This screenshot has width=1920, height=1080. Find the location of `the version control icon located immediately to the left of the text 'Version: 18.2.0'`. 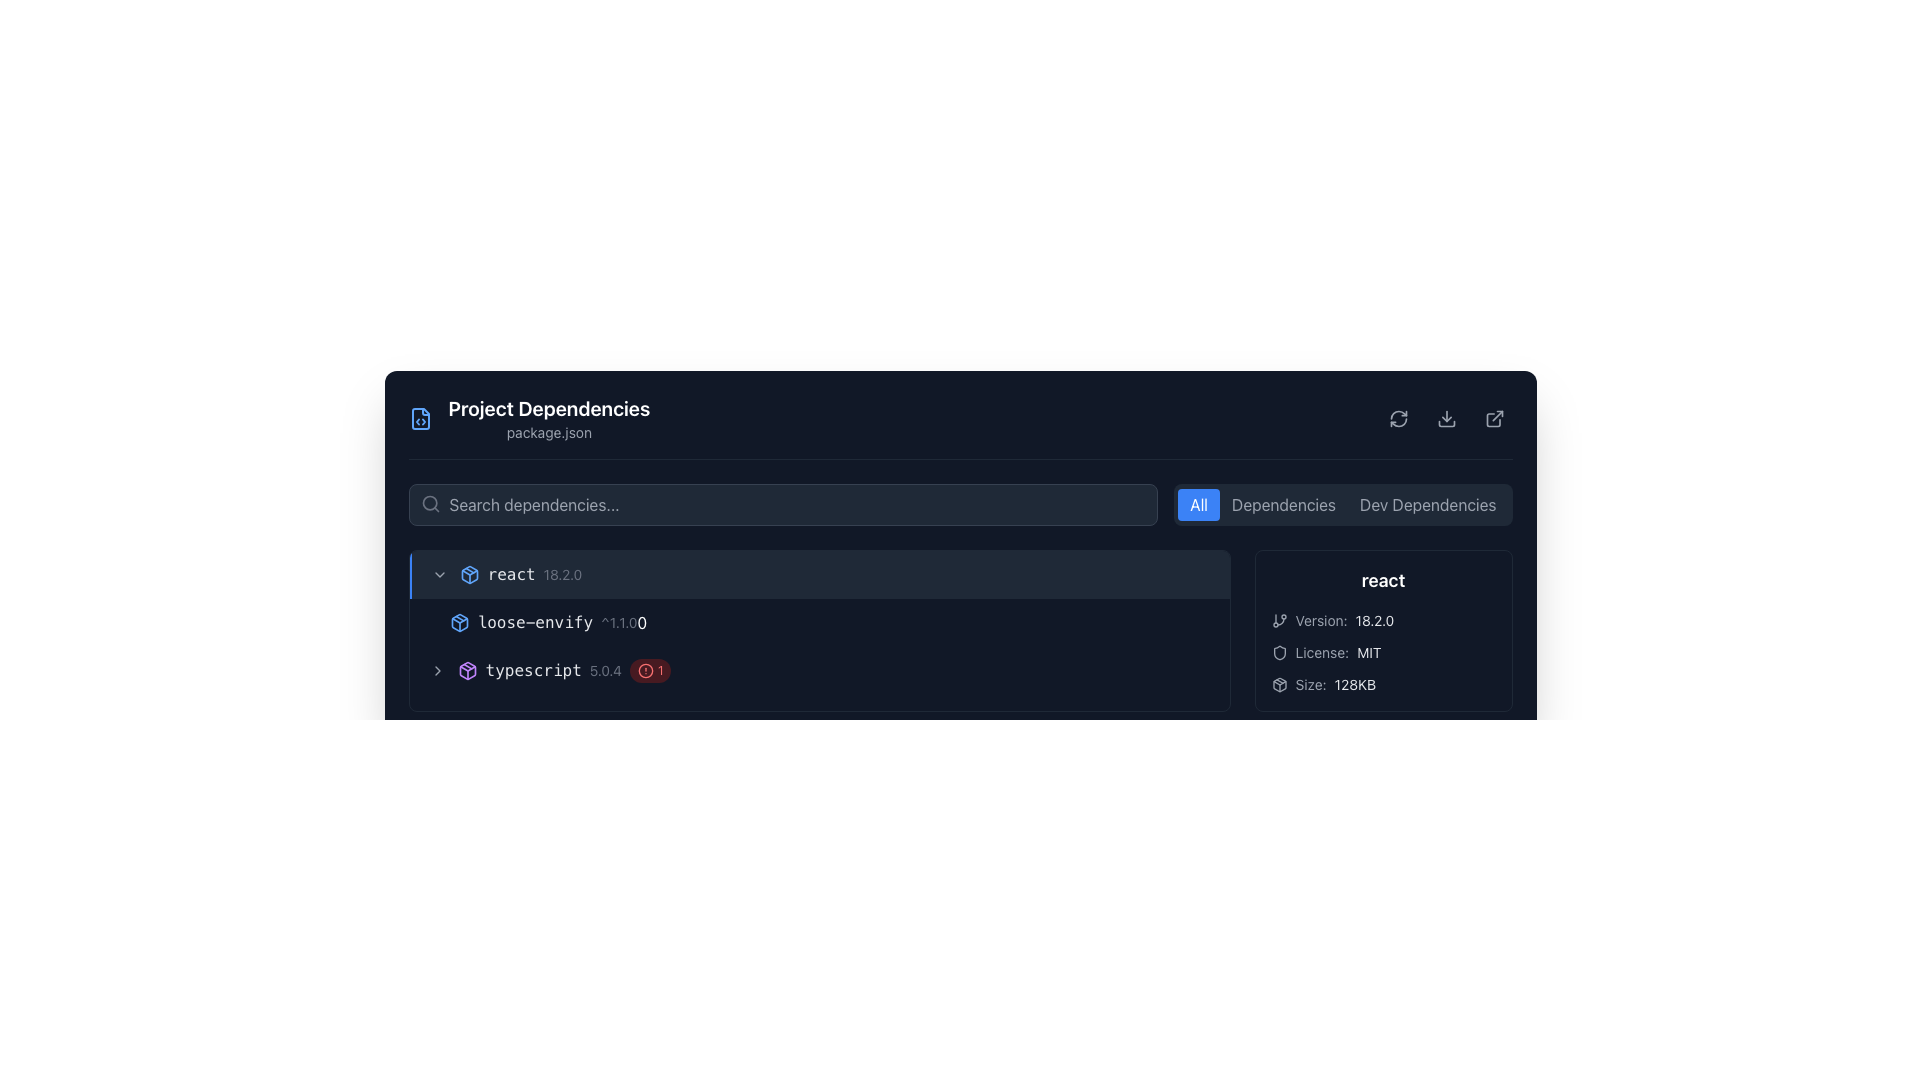

the version control icon located immediately to the left of the text 'Version: 18.2.0' is located at coordinates (1278, 620).